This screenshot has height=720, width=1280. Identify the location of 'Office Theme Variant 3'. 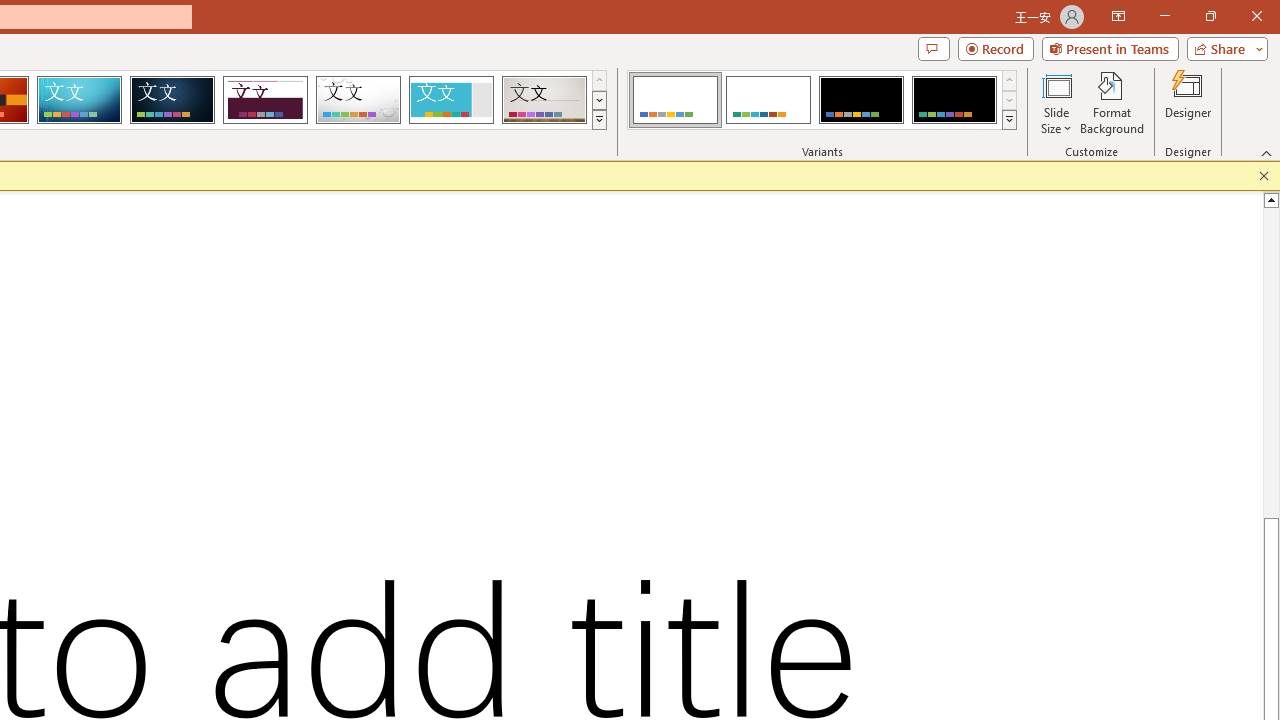
(861, 100).